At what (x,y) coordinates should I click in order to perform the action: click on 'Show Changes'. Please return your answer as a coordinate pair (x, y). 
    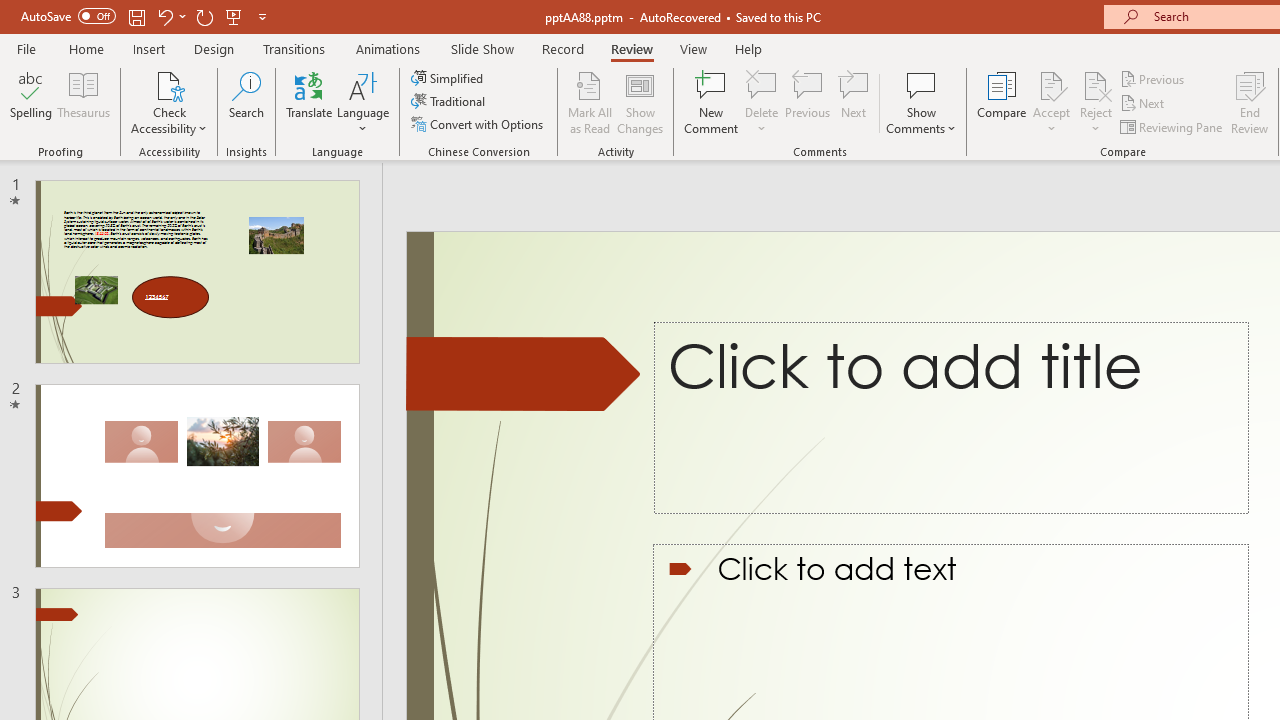
    Looking at the image, I should click on (640, 103).